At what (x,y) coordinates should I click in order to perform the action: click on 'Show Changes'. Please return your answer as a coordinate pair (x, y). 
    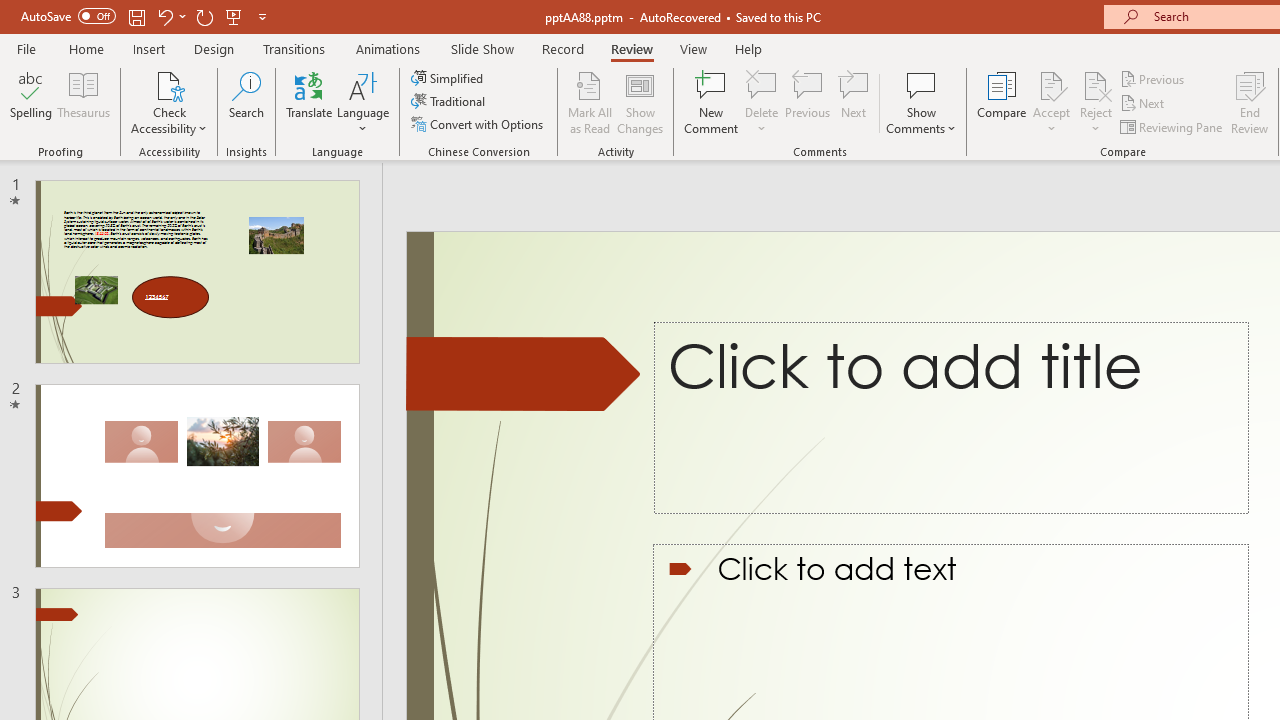
    Looking at the image, I should click on (640, 103).